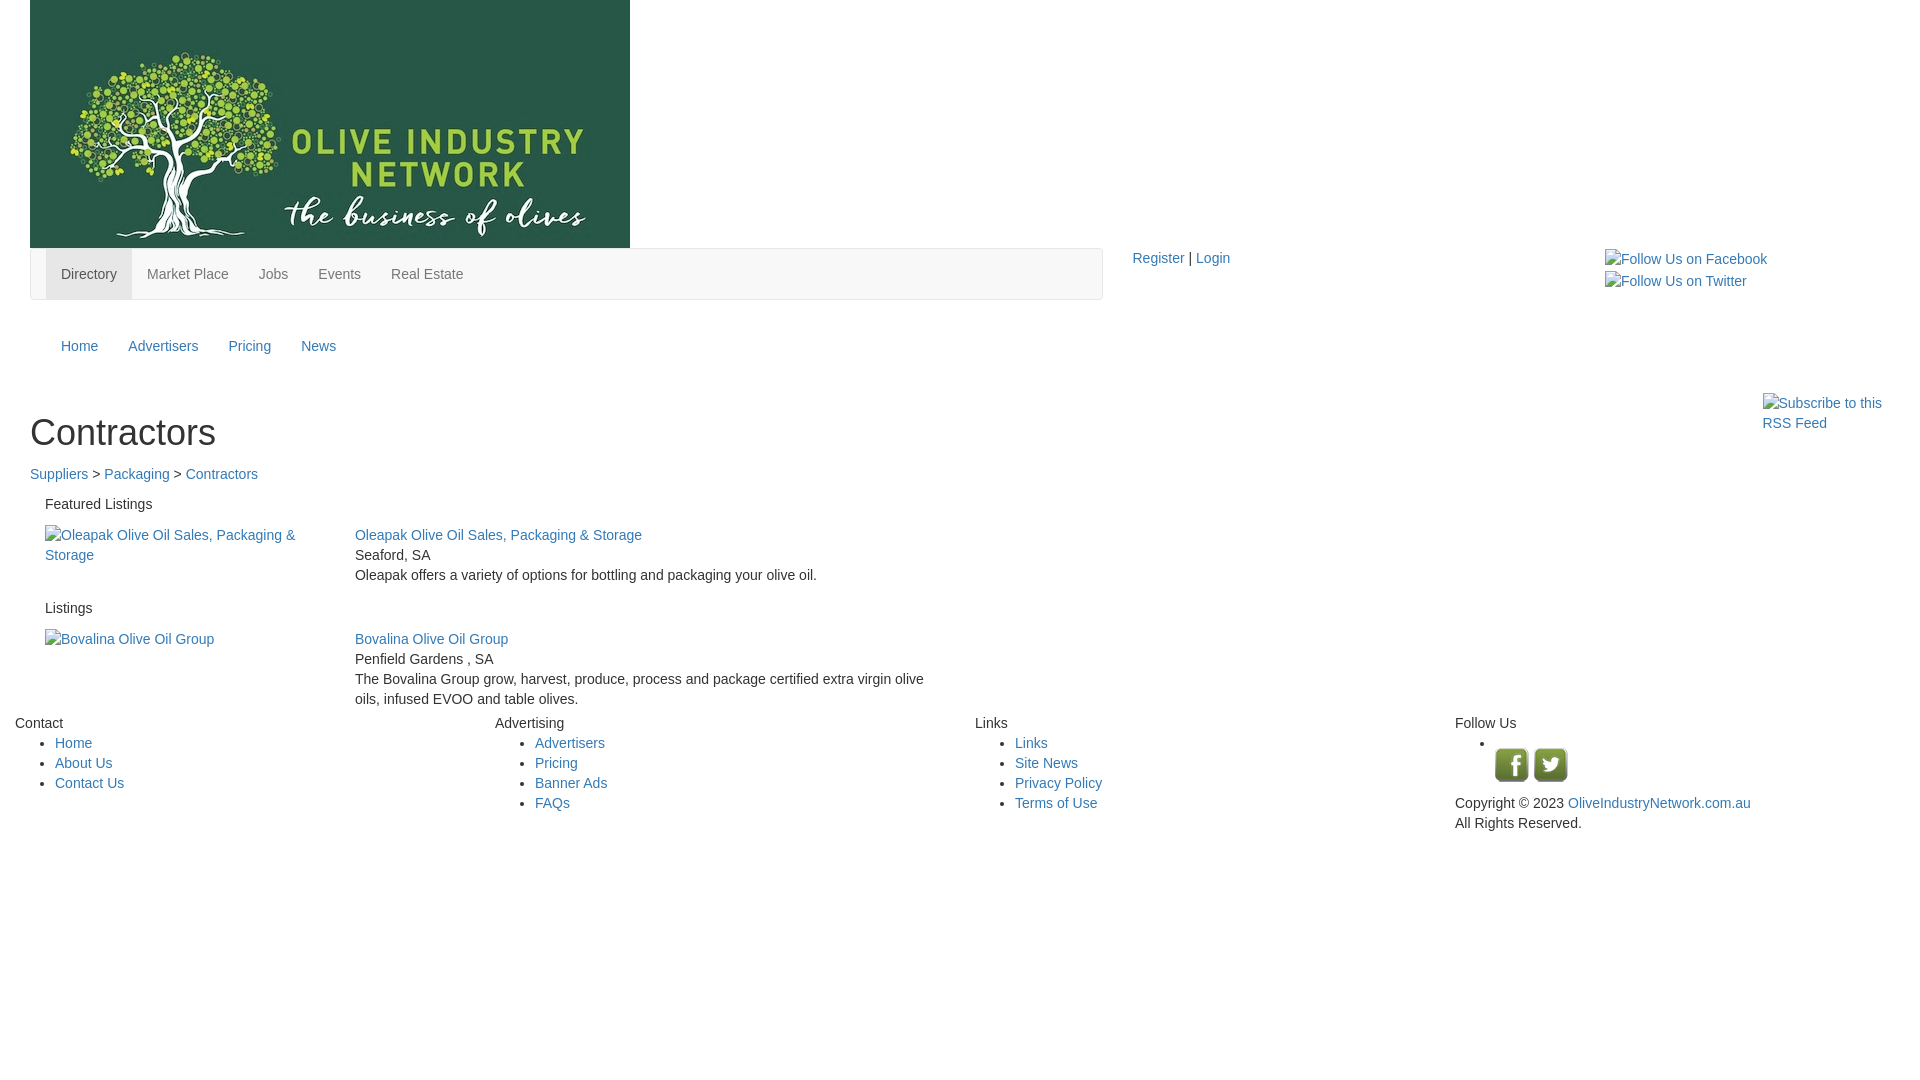 Image resolution: width=1920 pixels, height=1080 pixels. I want to click on 'Register', so click(1157, 257).